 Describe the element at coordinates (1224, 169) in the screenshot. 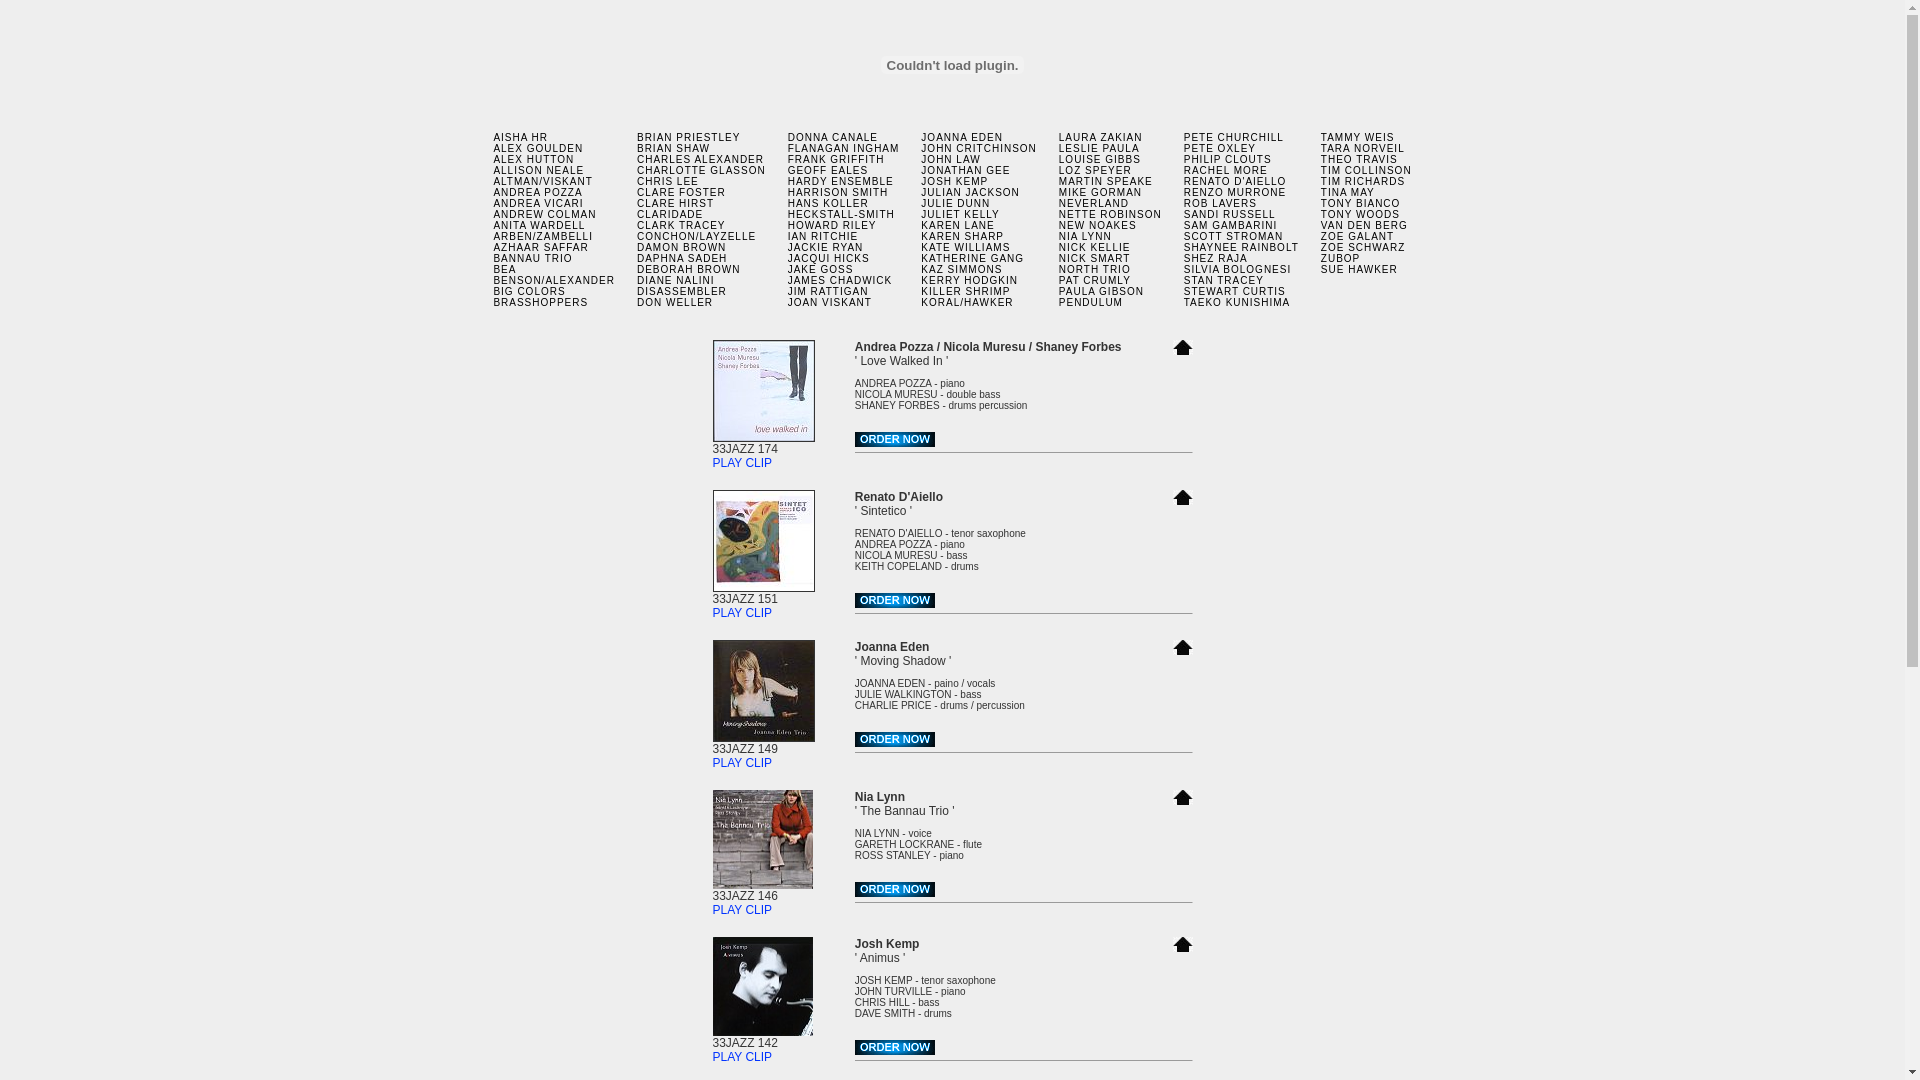

I see `'RACHEL MORE'` at that location.